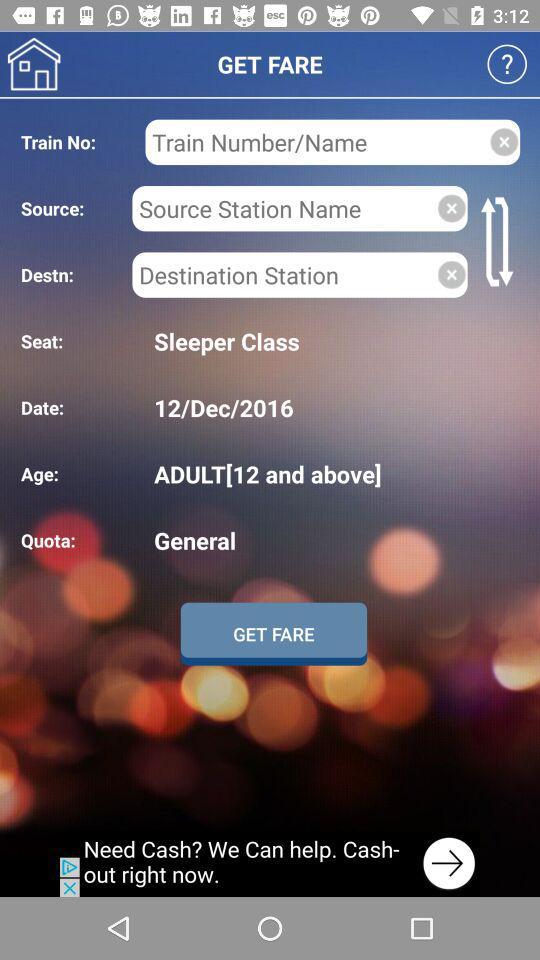 The image size is (540, 960). Describe the element at coordinates (317, 141) in the screenshot. I see `to fill in train name or number used` at that location.